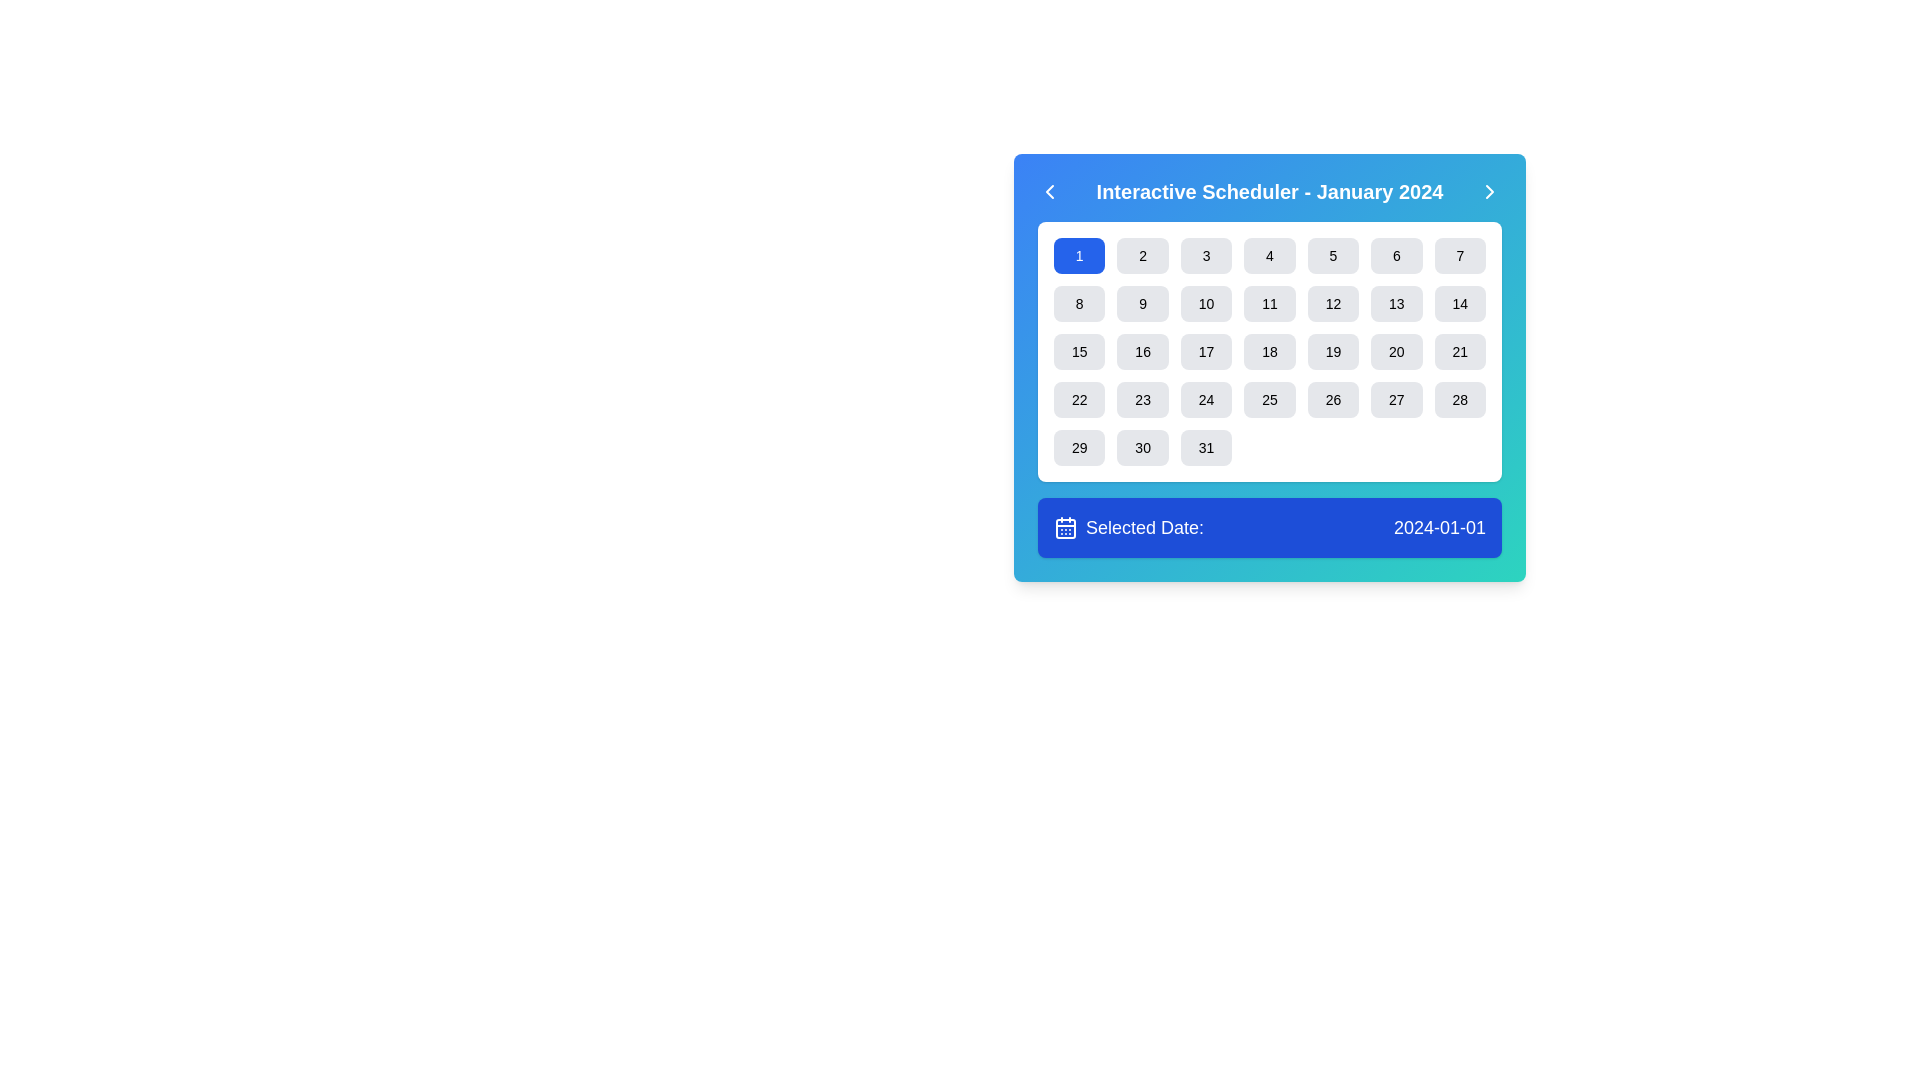  Describe the element at coordinates (1460, 304) in the screenshot. I see `the button displaying the date '14' in the calendar grid layout` at that location.